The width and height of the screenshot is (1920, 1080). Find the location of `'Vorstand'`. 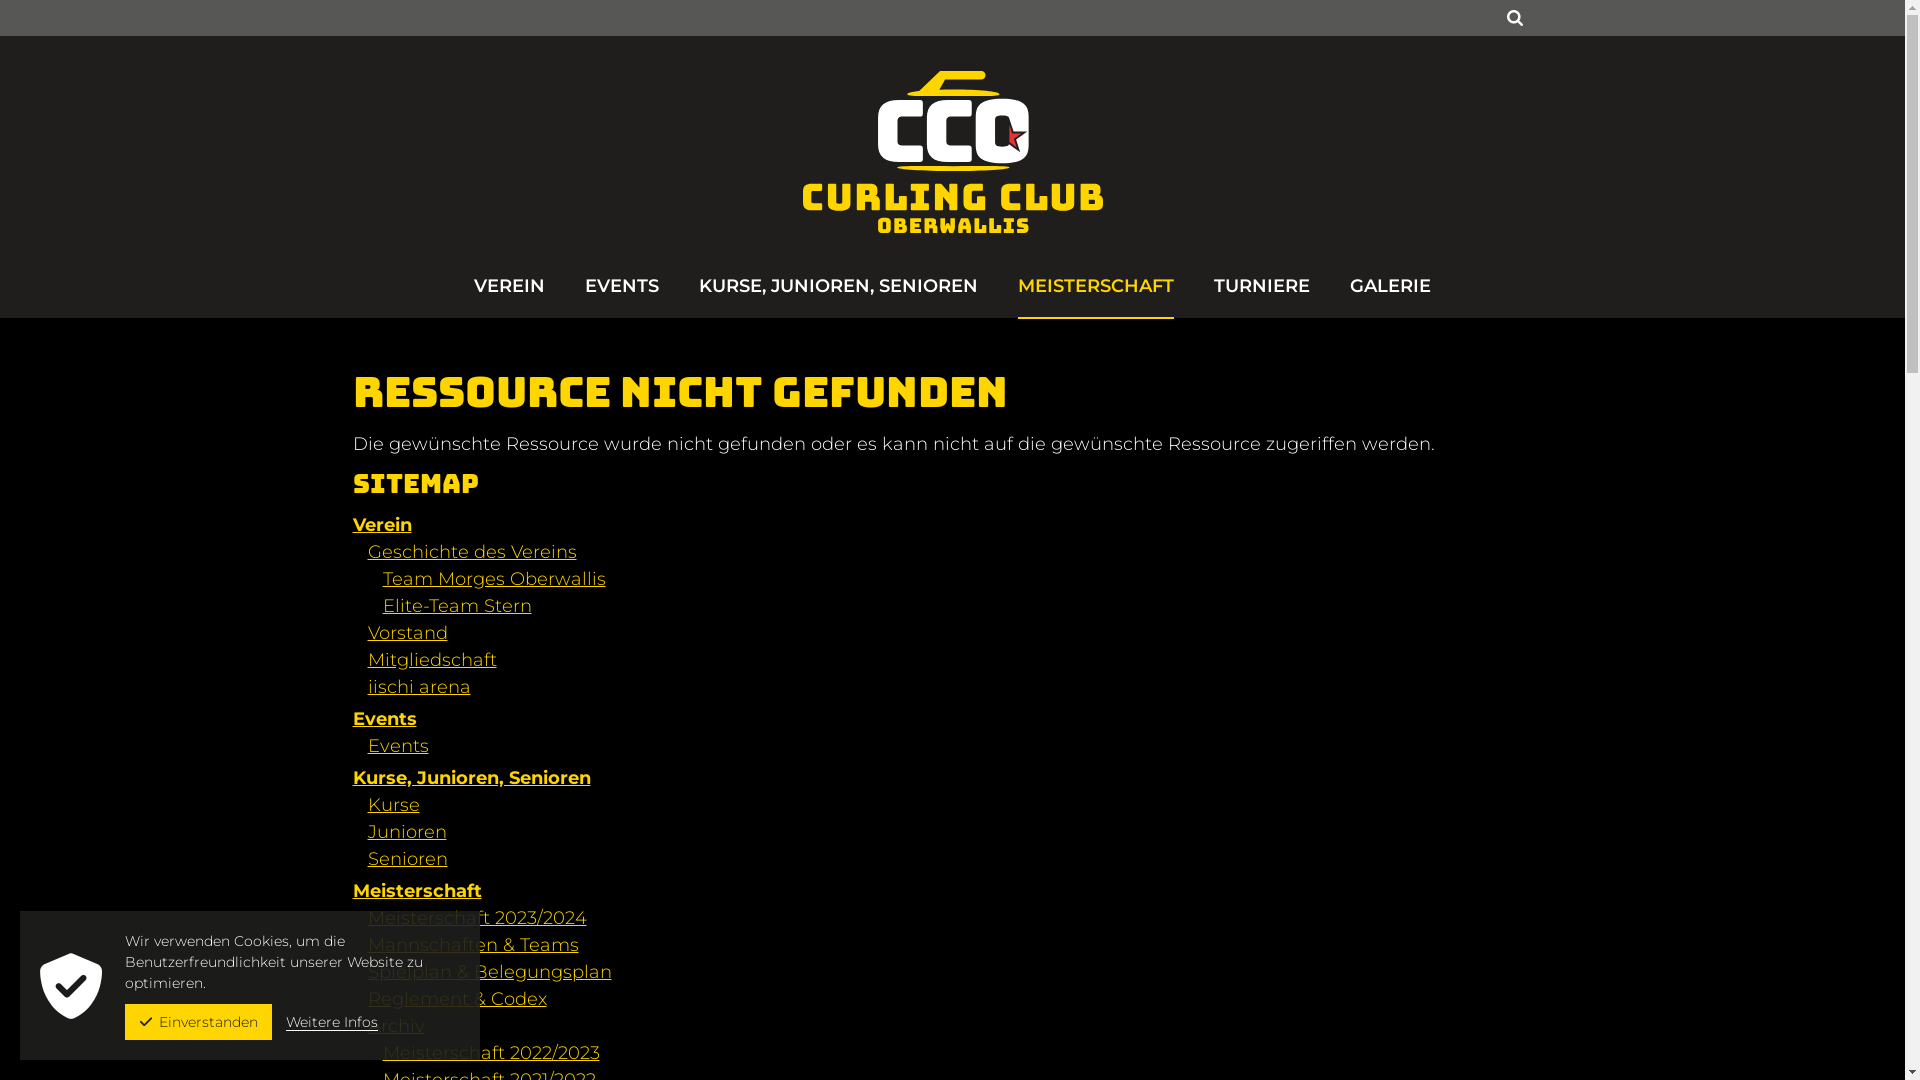

'Vorstand' is located at coordinates (407, 632).